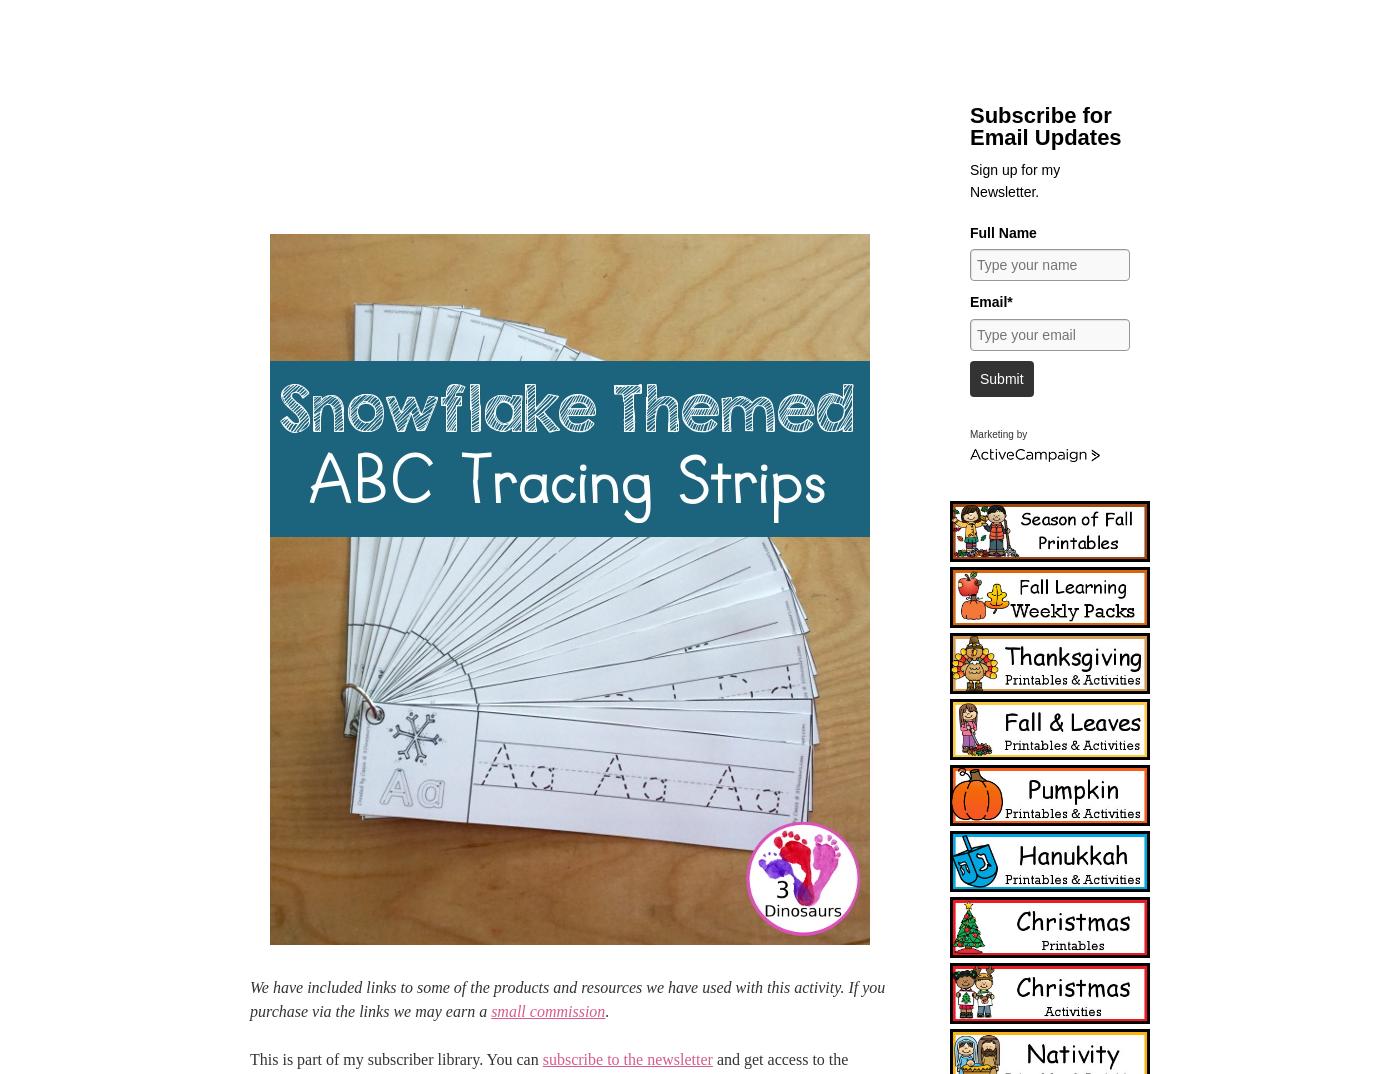 This screenshot has width=1400, height=1074. What do you see at coordinates (607, 1010) in the screenshot?
I see `'.'` at bounding box center [607, 1010].